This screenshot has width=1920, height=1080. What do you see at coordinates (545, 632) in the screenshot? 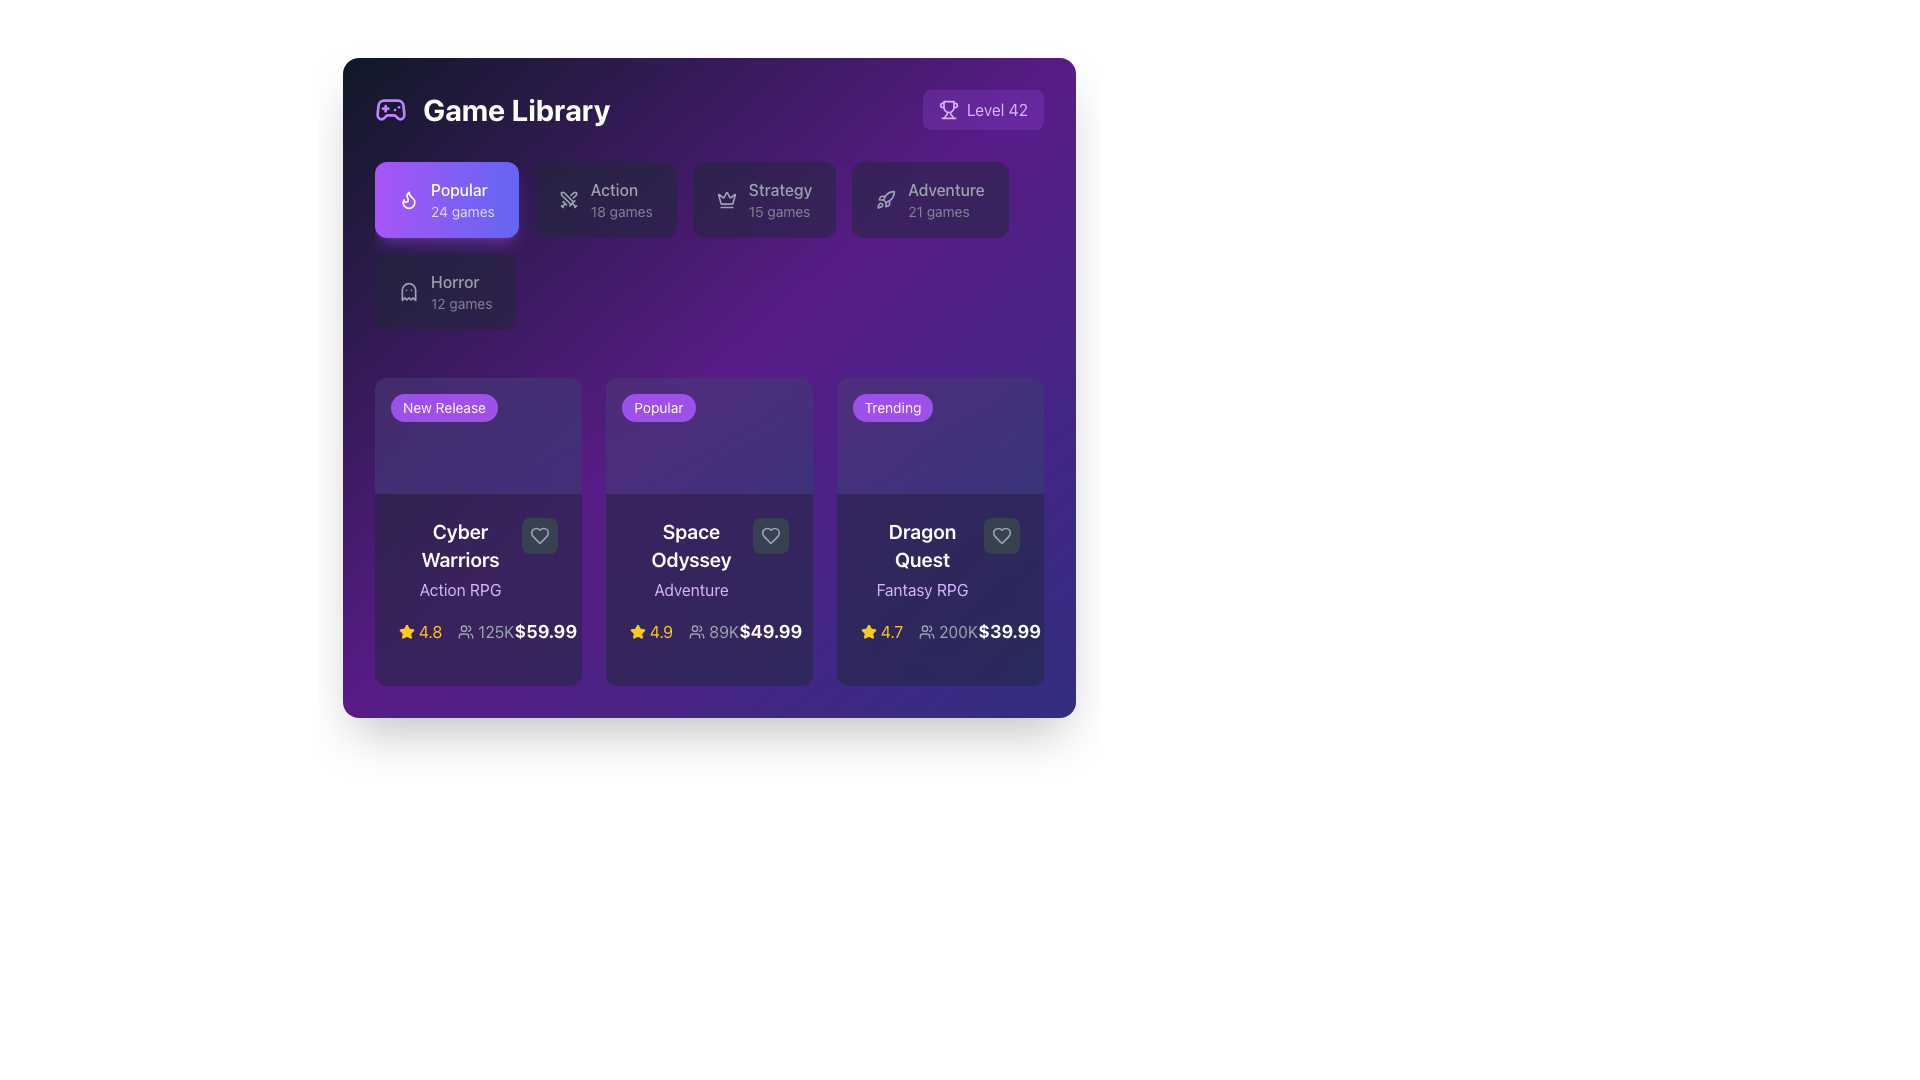
I see `the bold text label displaying the price '$59.99' located on the first card in the second section, below the 'Cyber Warriors' title` at bounding box center [545, 632].